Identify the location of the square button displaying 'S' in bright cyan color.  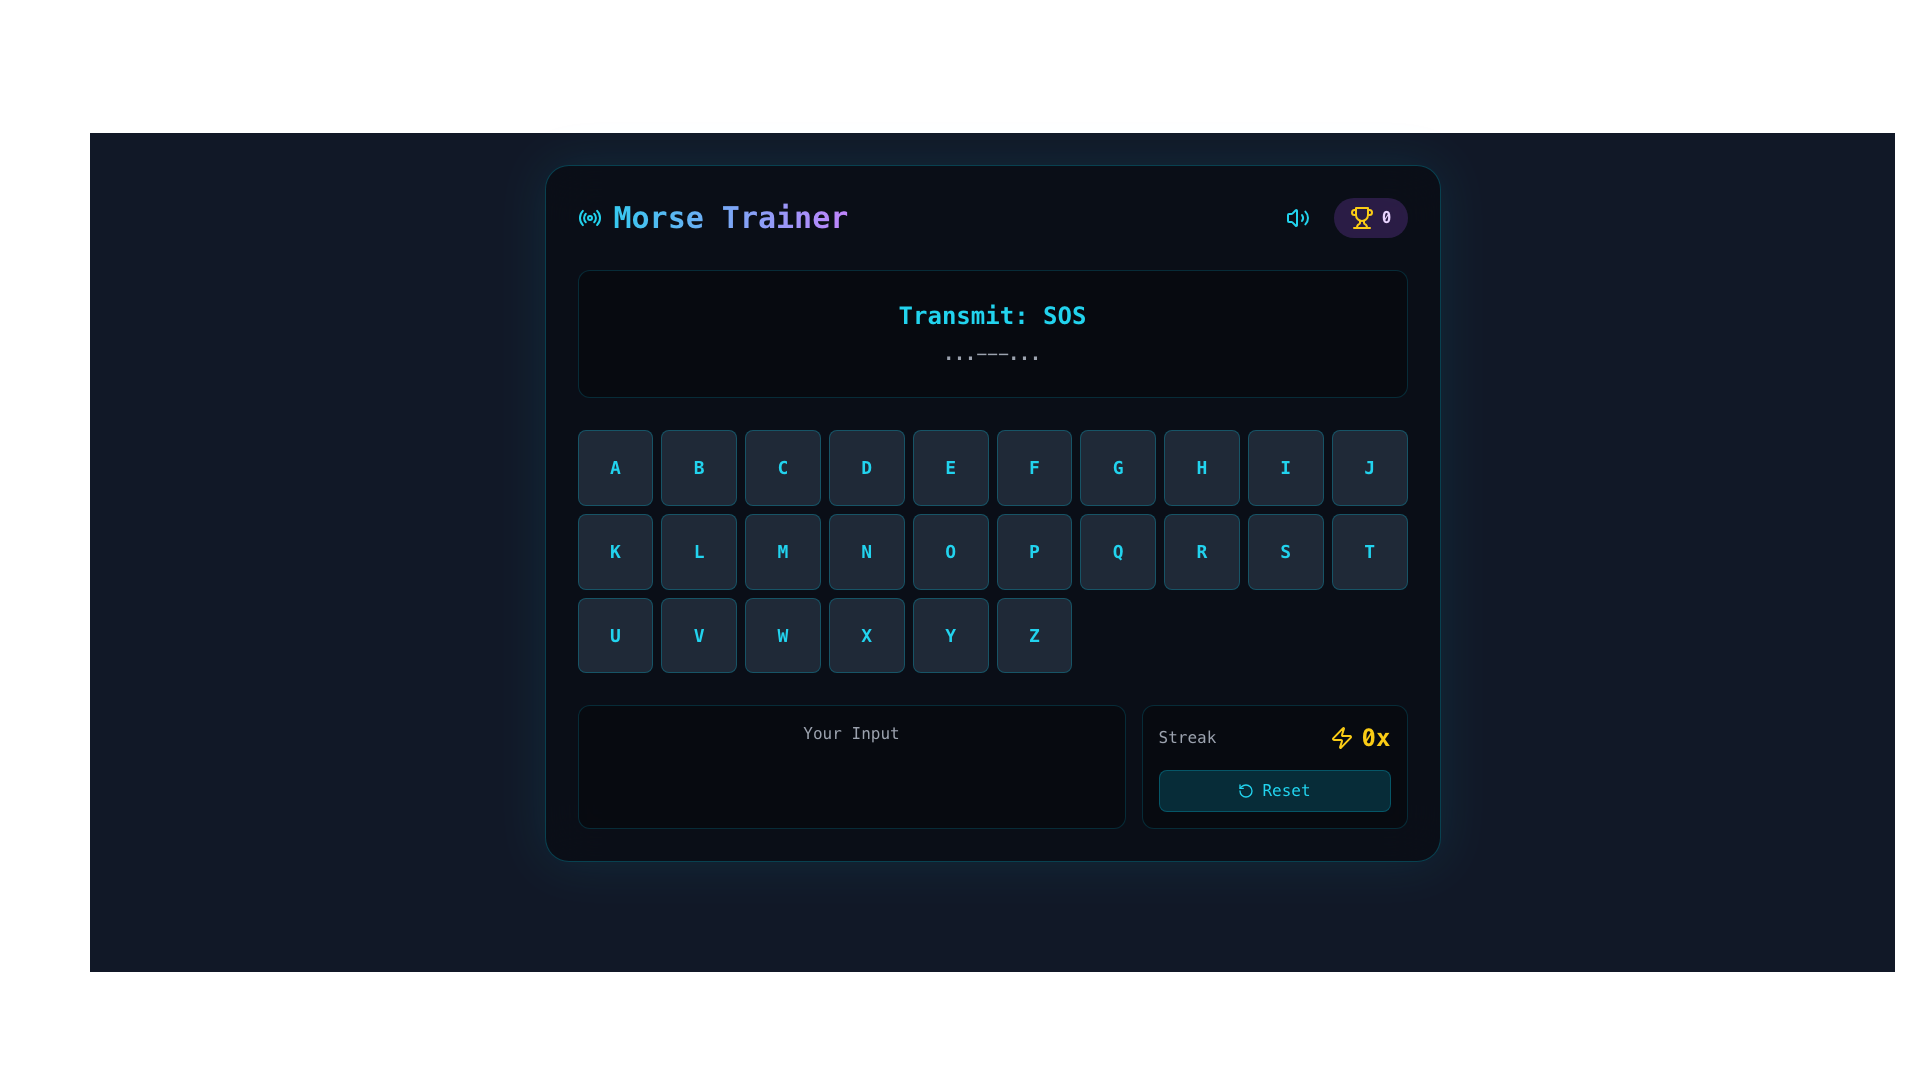
(1285, 551).